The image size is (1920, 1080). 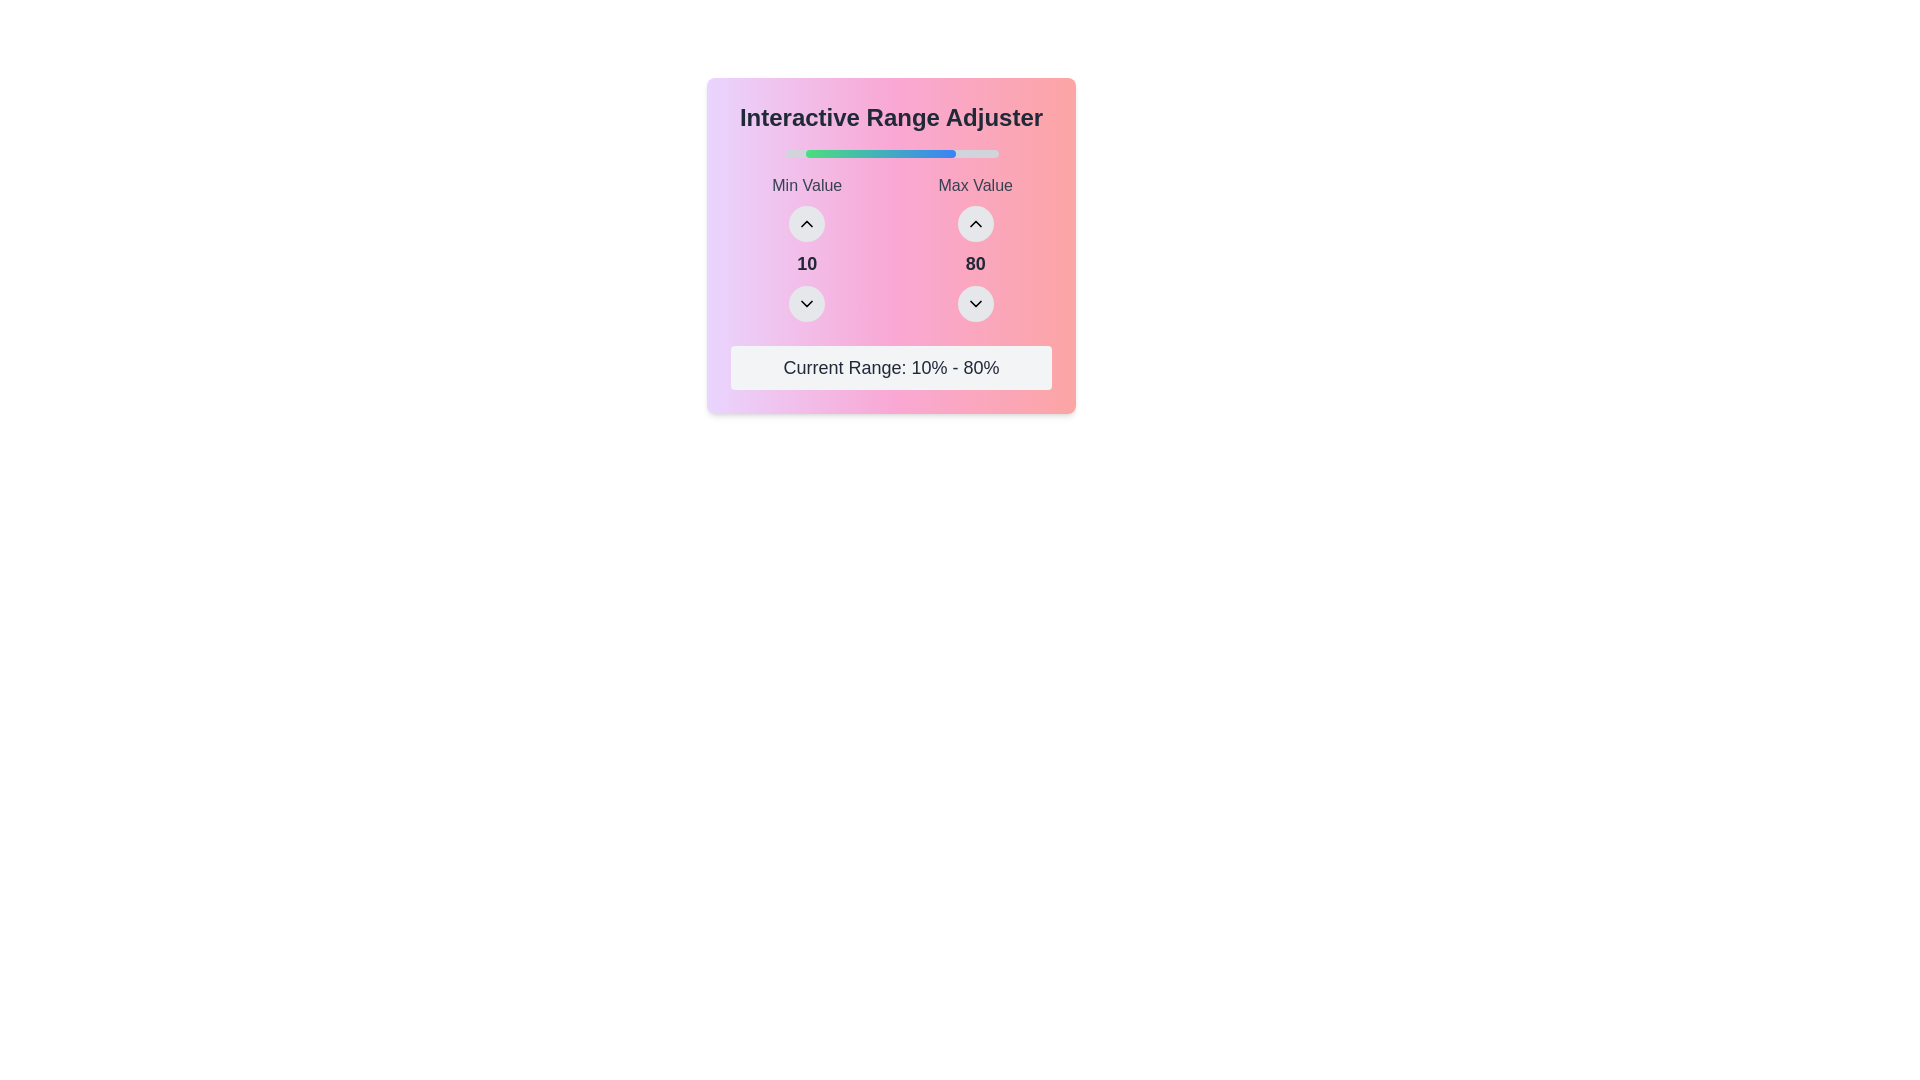 What do you see at coordinates (975, 185) in the screenshot?
I see `the label text that indicates the maximum value setting for the range input, located in the top-right corner above the upwards arrow button` at bounding box center [975, 185].